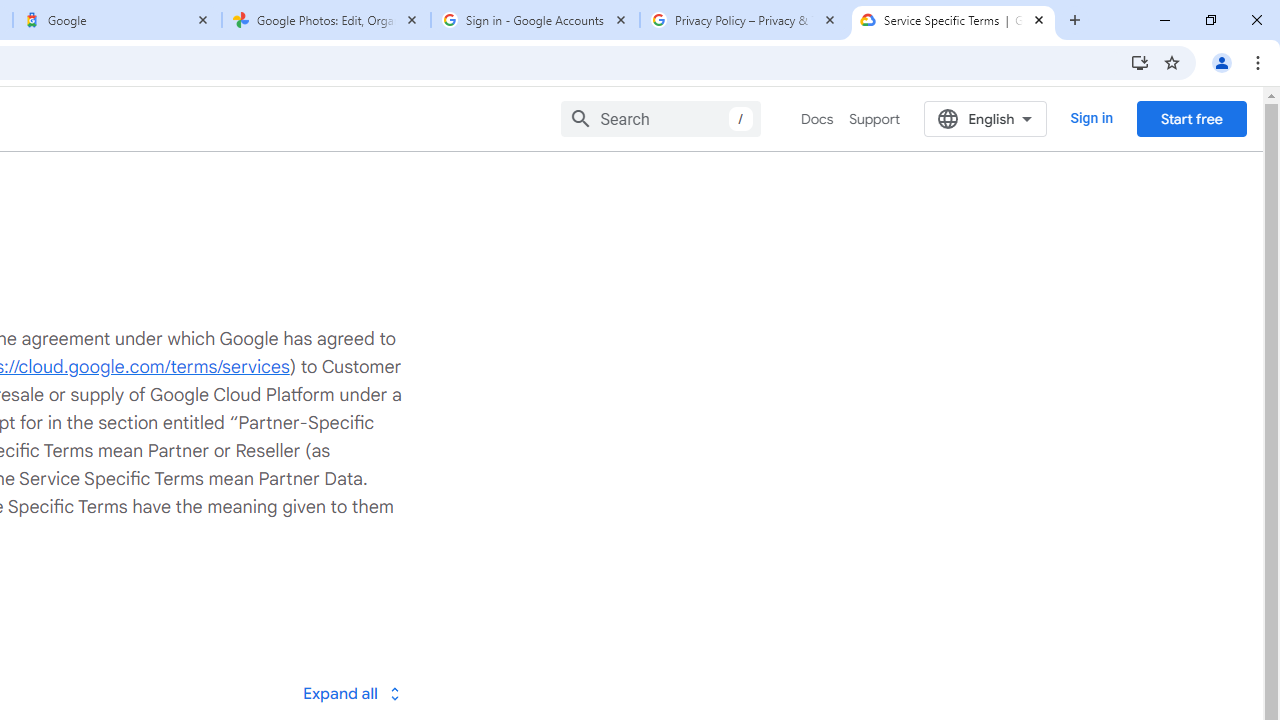 Image resolution: width=1280 pixels, height=720 pixels. What do you see at coordinates (1220, 61) in the screenshot?
I see `'You'` at bounding box center [1220, 61].